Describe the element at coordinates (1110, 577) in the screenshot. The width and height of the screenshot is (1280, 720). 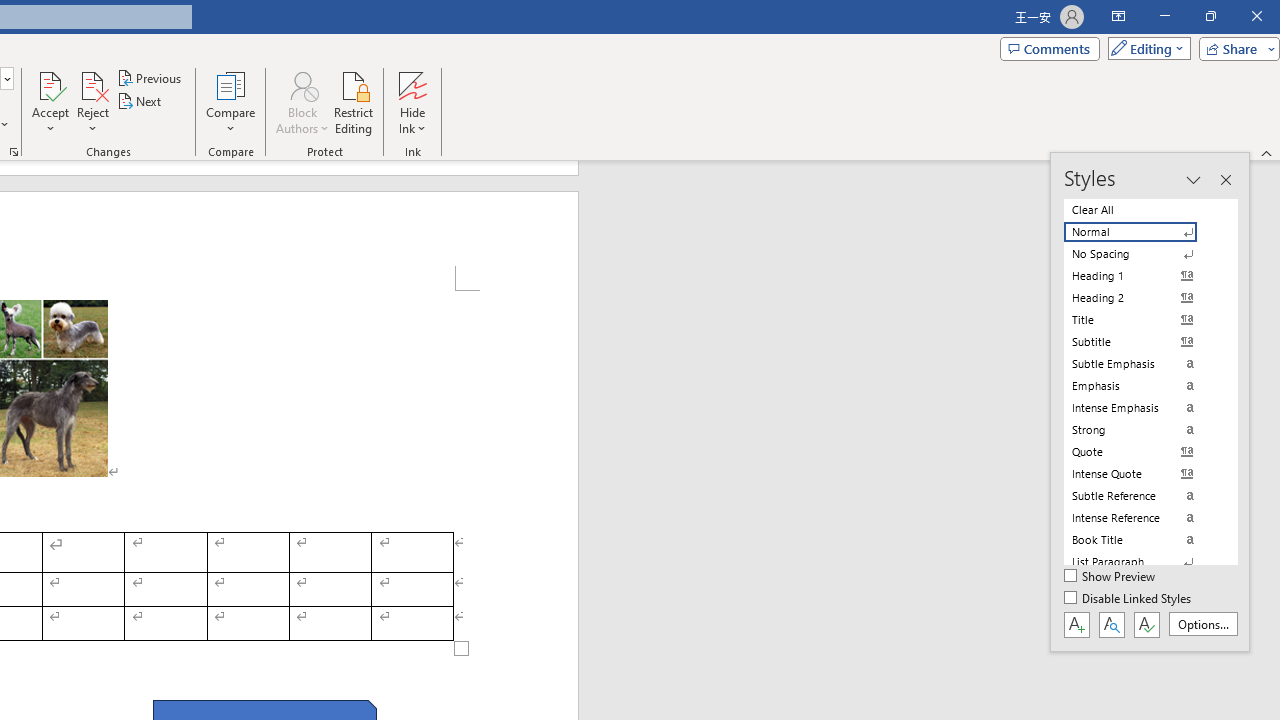
I see `'Show Preview'` at that location.